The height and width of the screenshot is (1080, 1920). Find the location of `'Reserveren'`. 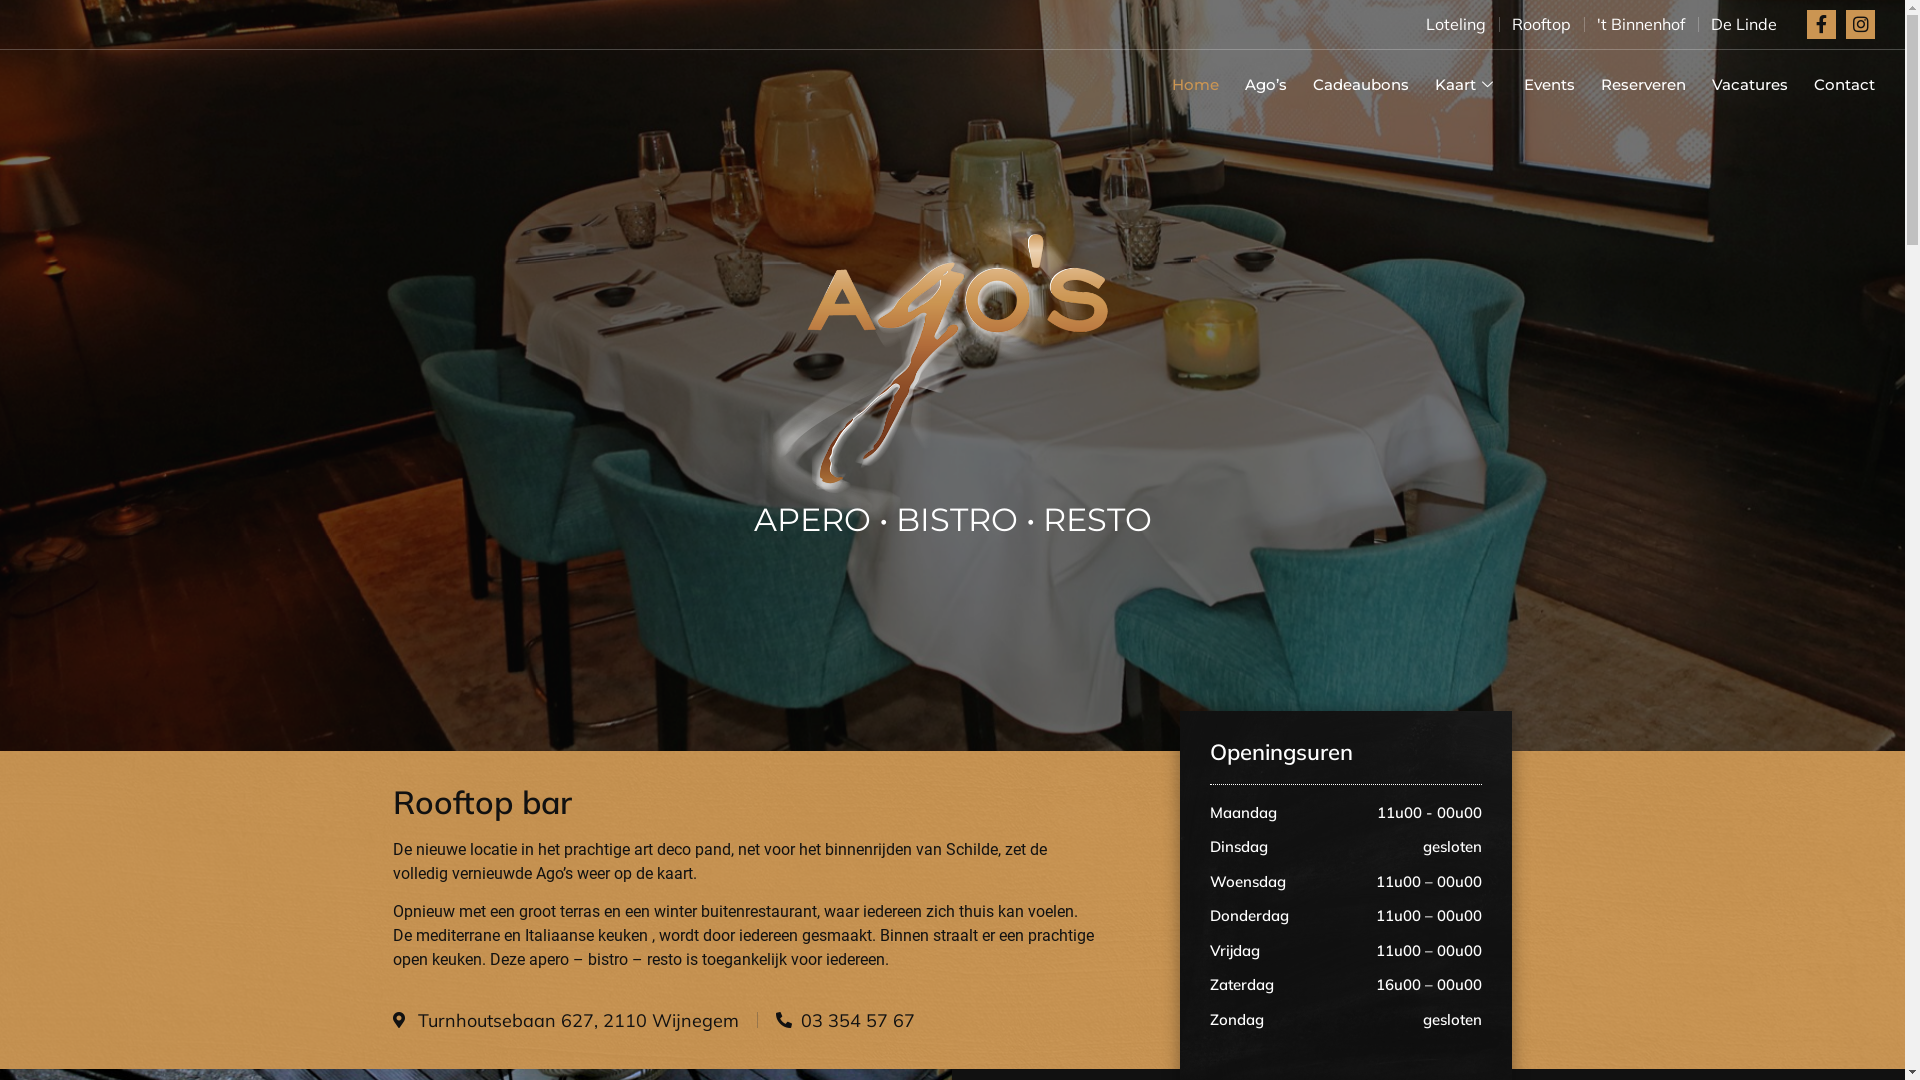

'Reserveren' is located at coordinates (1630, 83).